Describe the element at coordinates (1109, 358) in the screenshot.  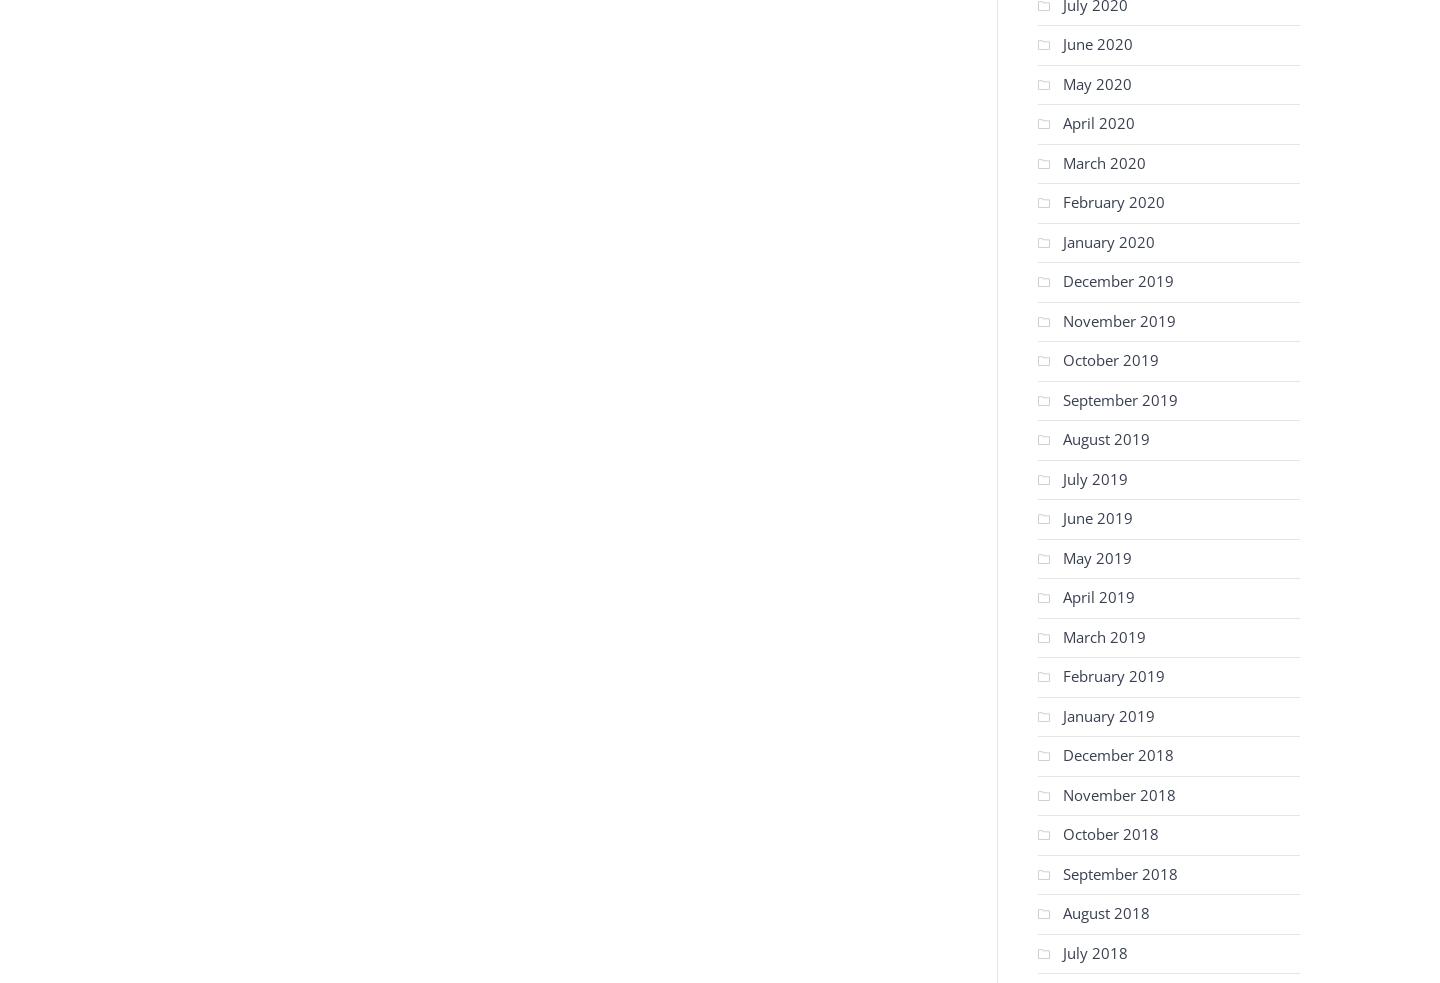
I see `'October 2019'` at that location.